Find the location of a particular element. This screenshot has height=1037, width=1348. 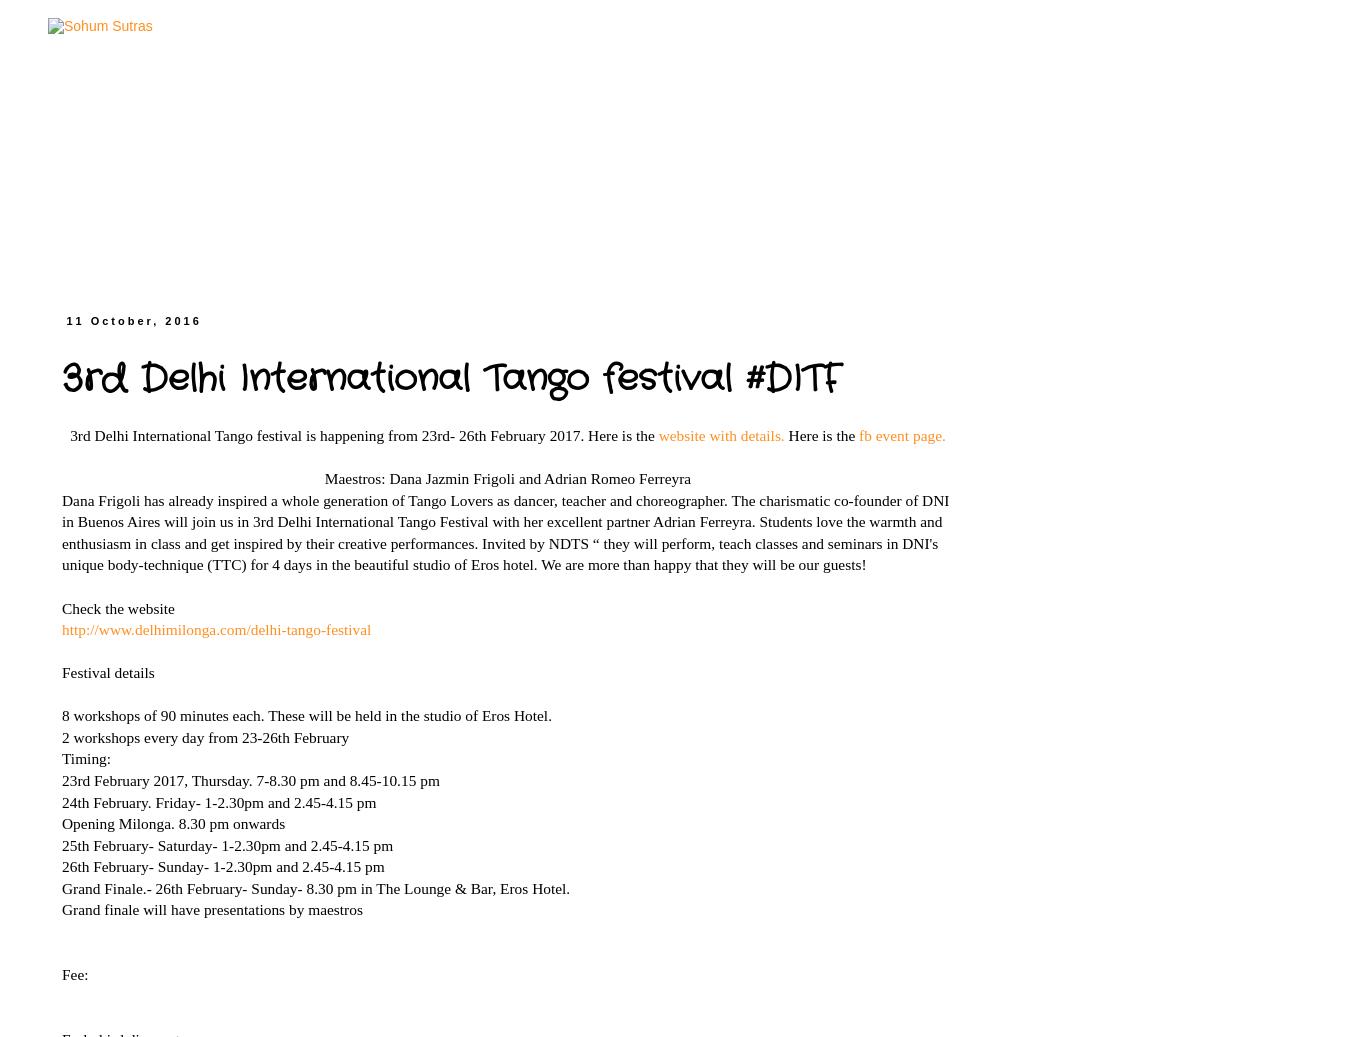

'Opening Milonga. 8.30 pm onwards' is located at coordinates (173, 823).